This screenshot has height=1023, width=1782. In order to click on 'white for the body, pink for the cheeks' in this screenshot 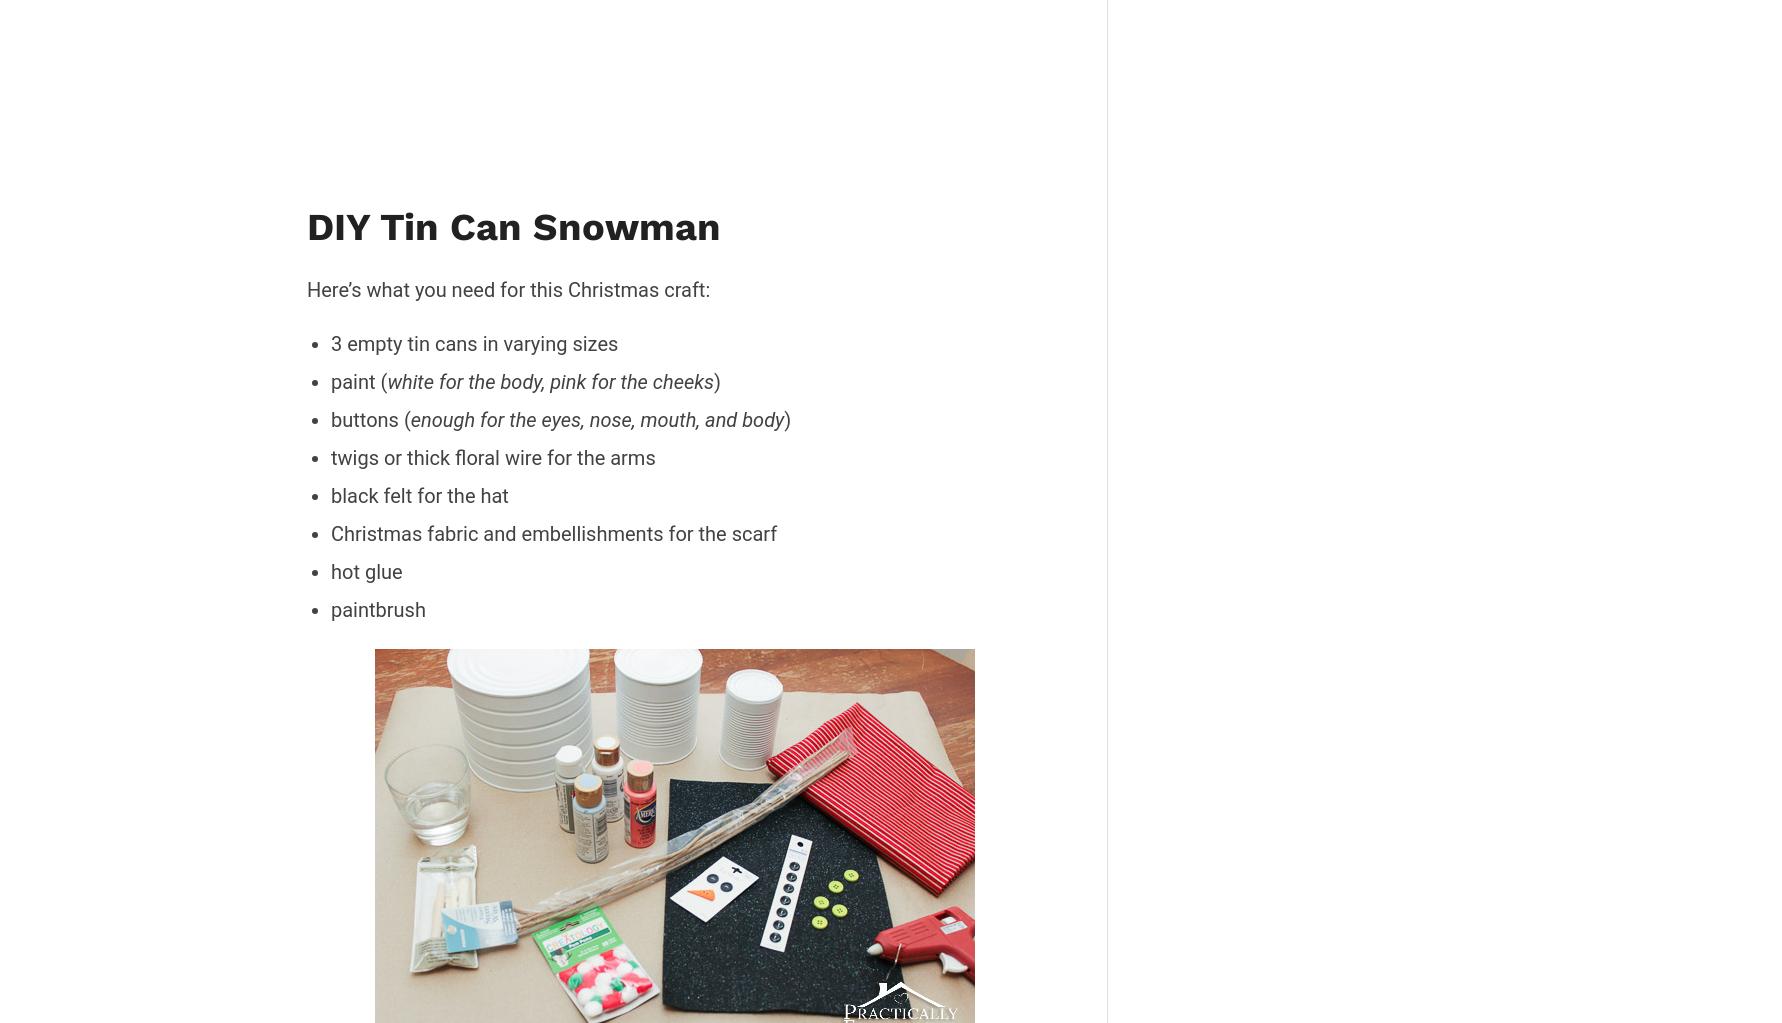, I will do `click(550, 379)`.